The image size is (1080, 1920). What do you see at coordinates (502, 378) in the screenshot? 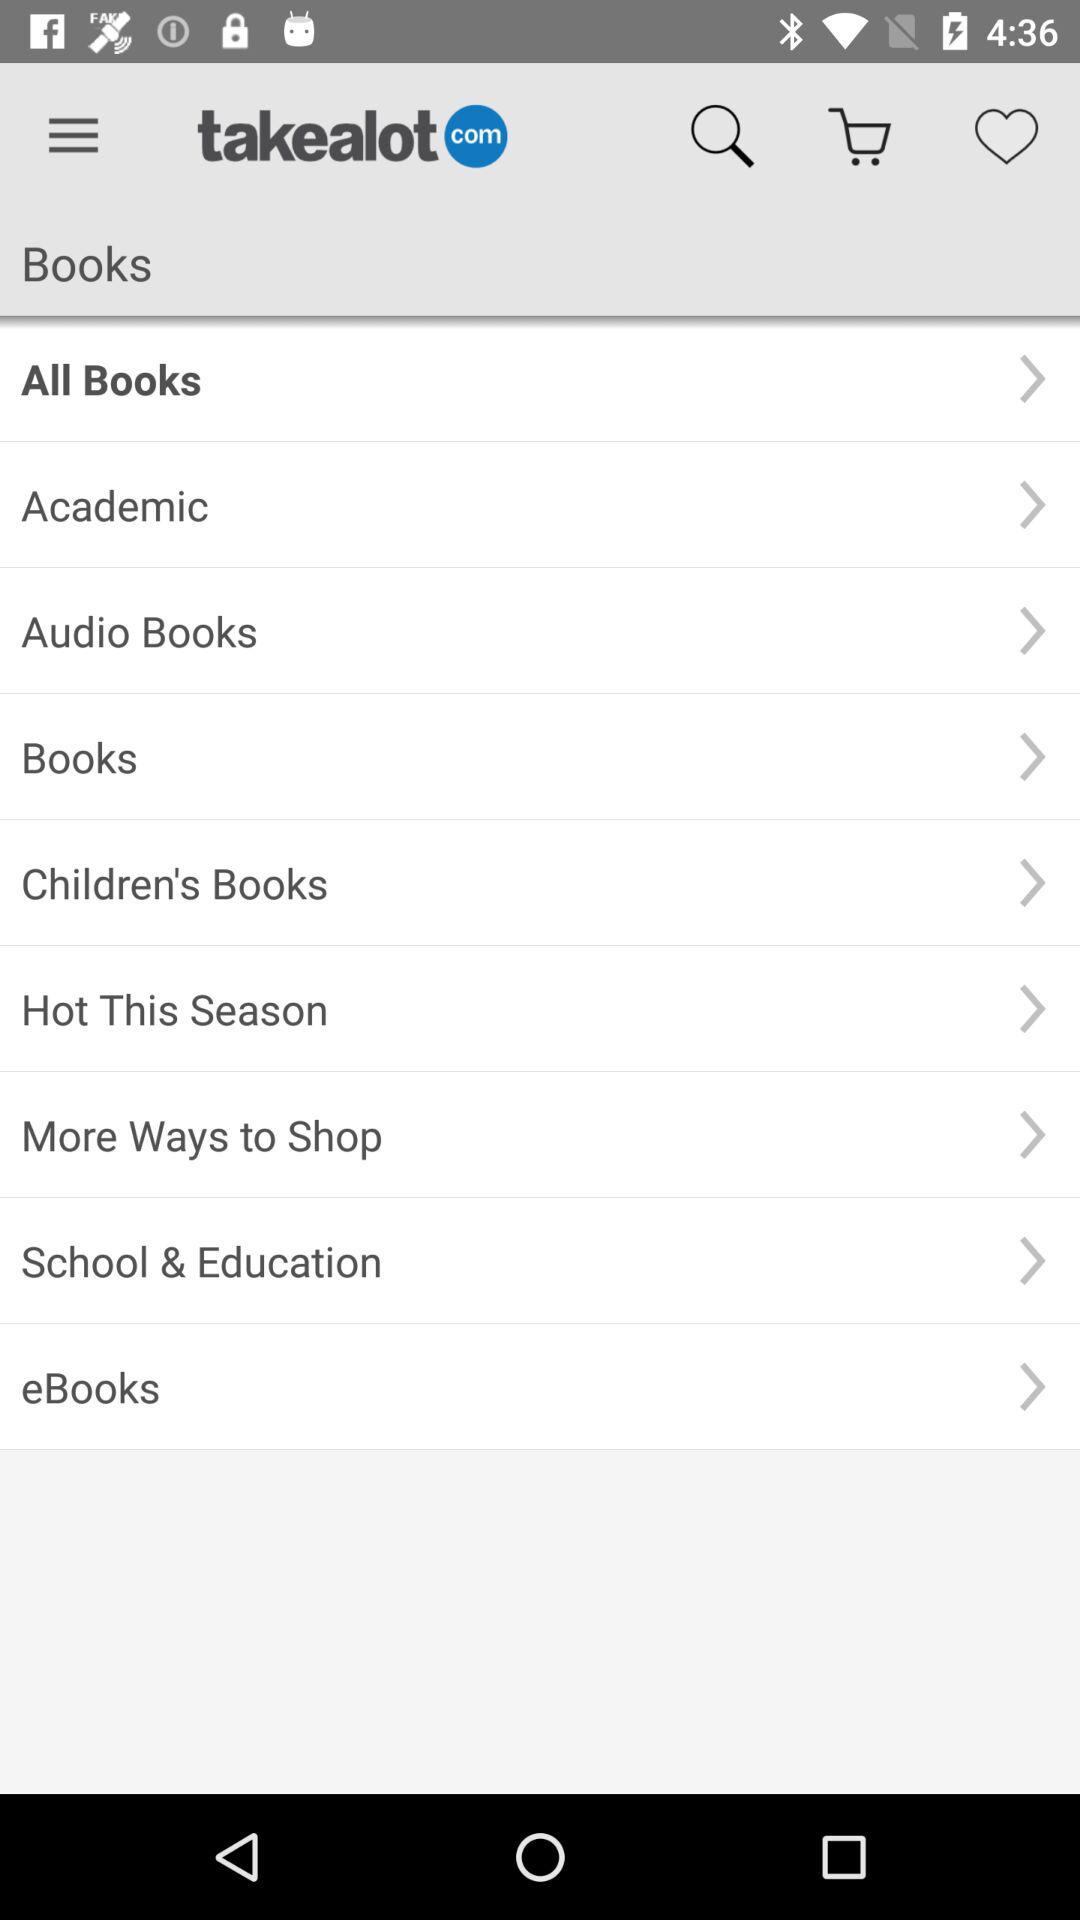
I see `the all books item` at bounding box center [502, 378].